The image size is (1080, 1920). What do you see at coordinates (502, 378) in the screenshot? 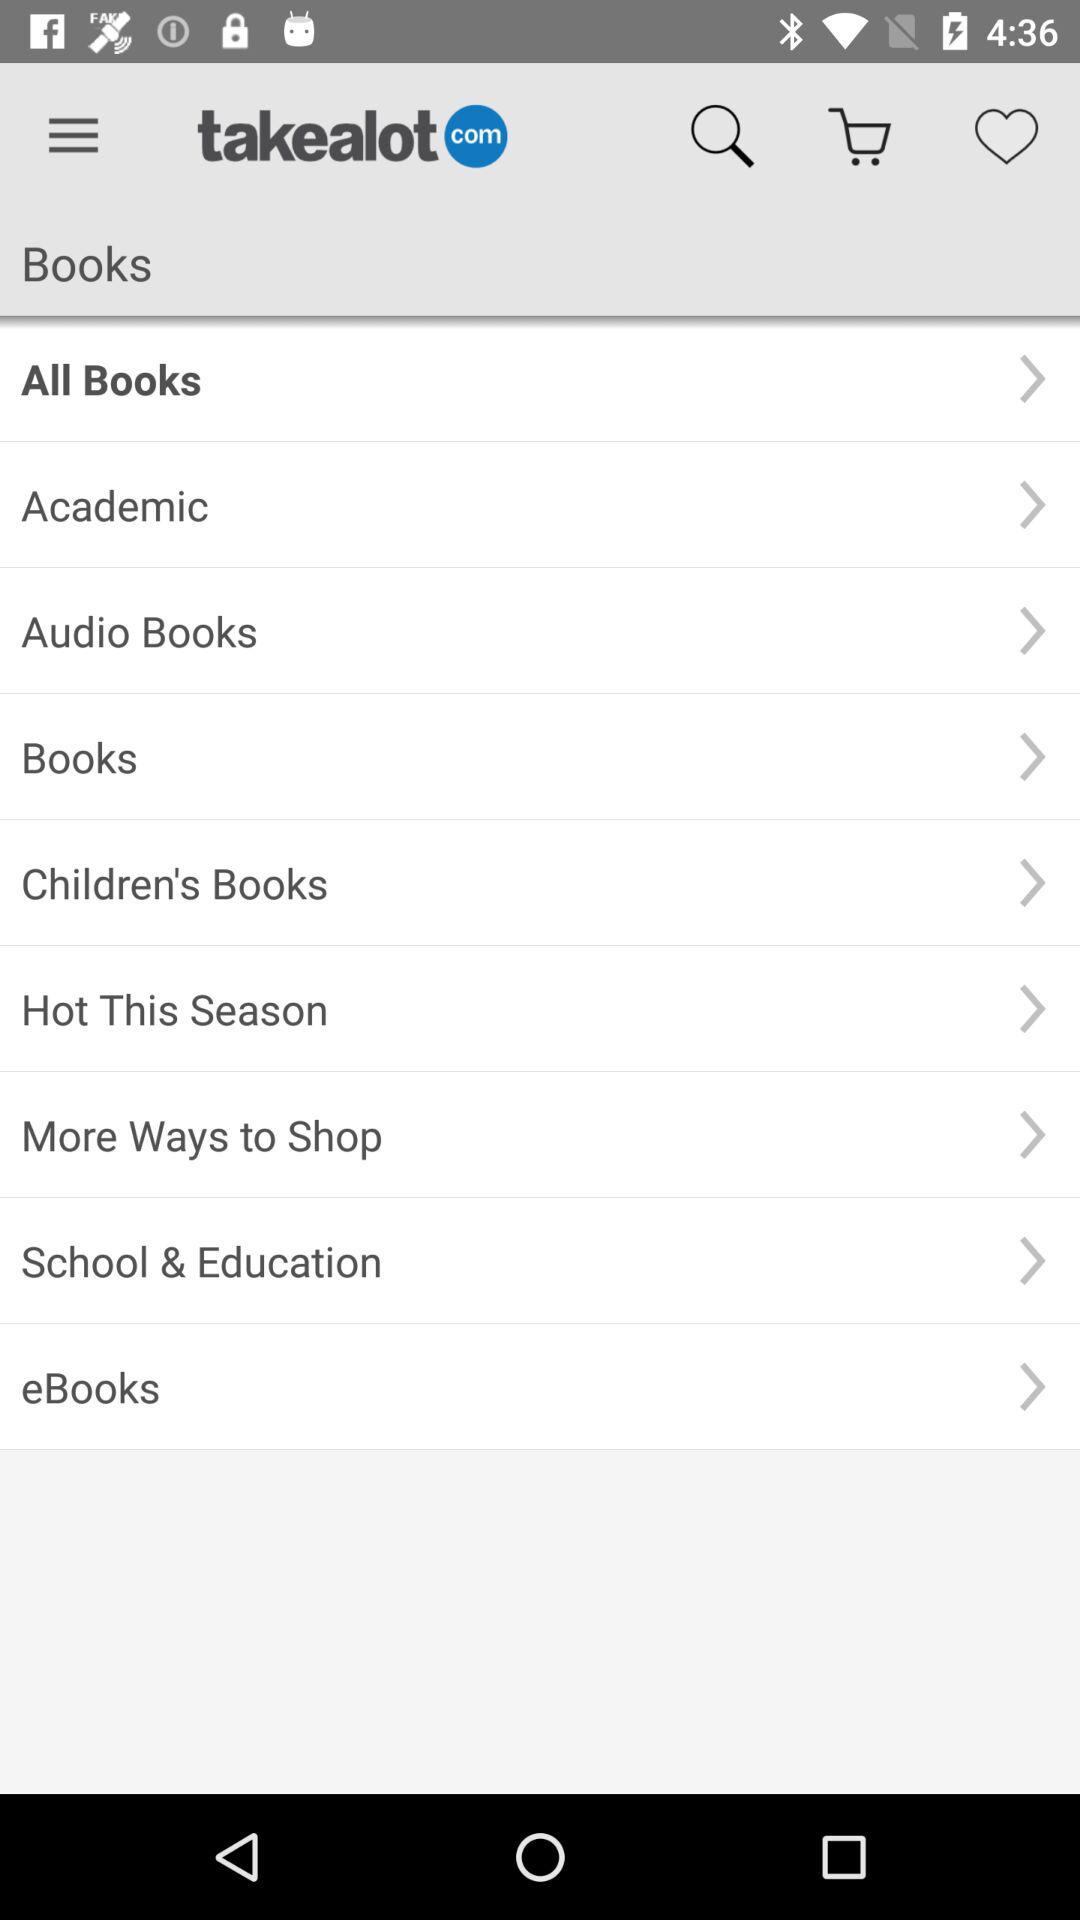
I see `the all books item` at bounding box center [502, 378].